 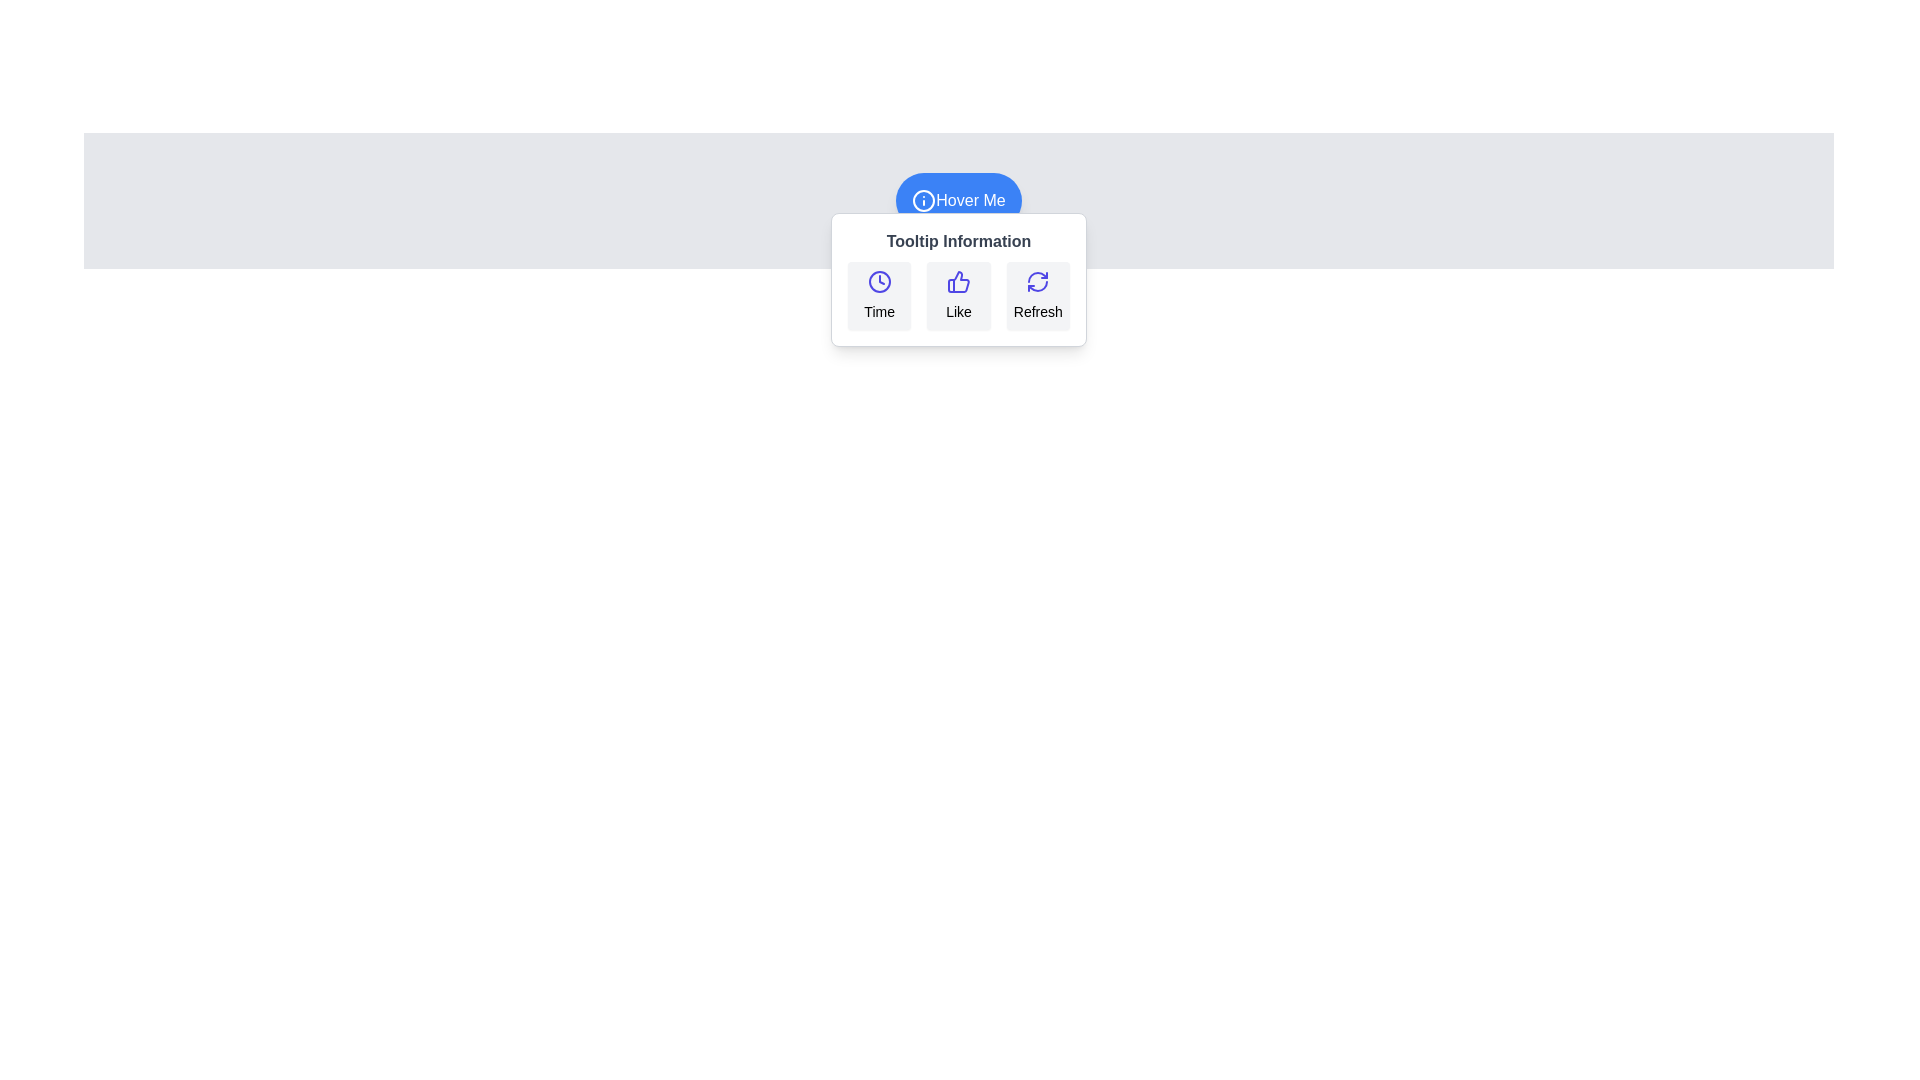 What do you see at coordinates (879, 296) in the screenshot?
I see `the button labeled 'Time' which contains a clock icon with a blue outline to trigger the hover effect` at bounding box center [879, 296].